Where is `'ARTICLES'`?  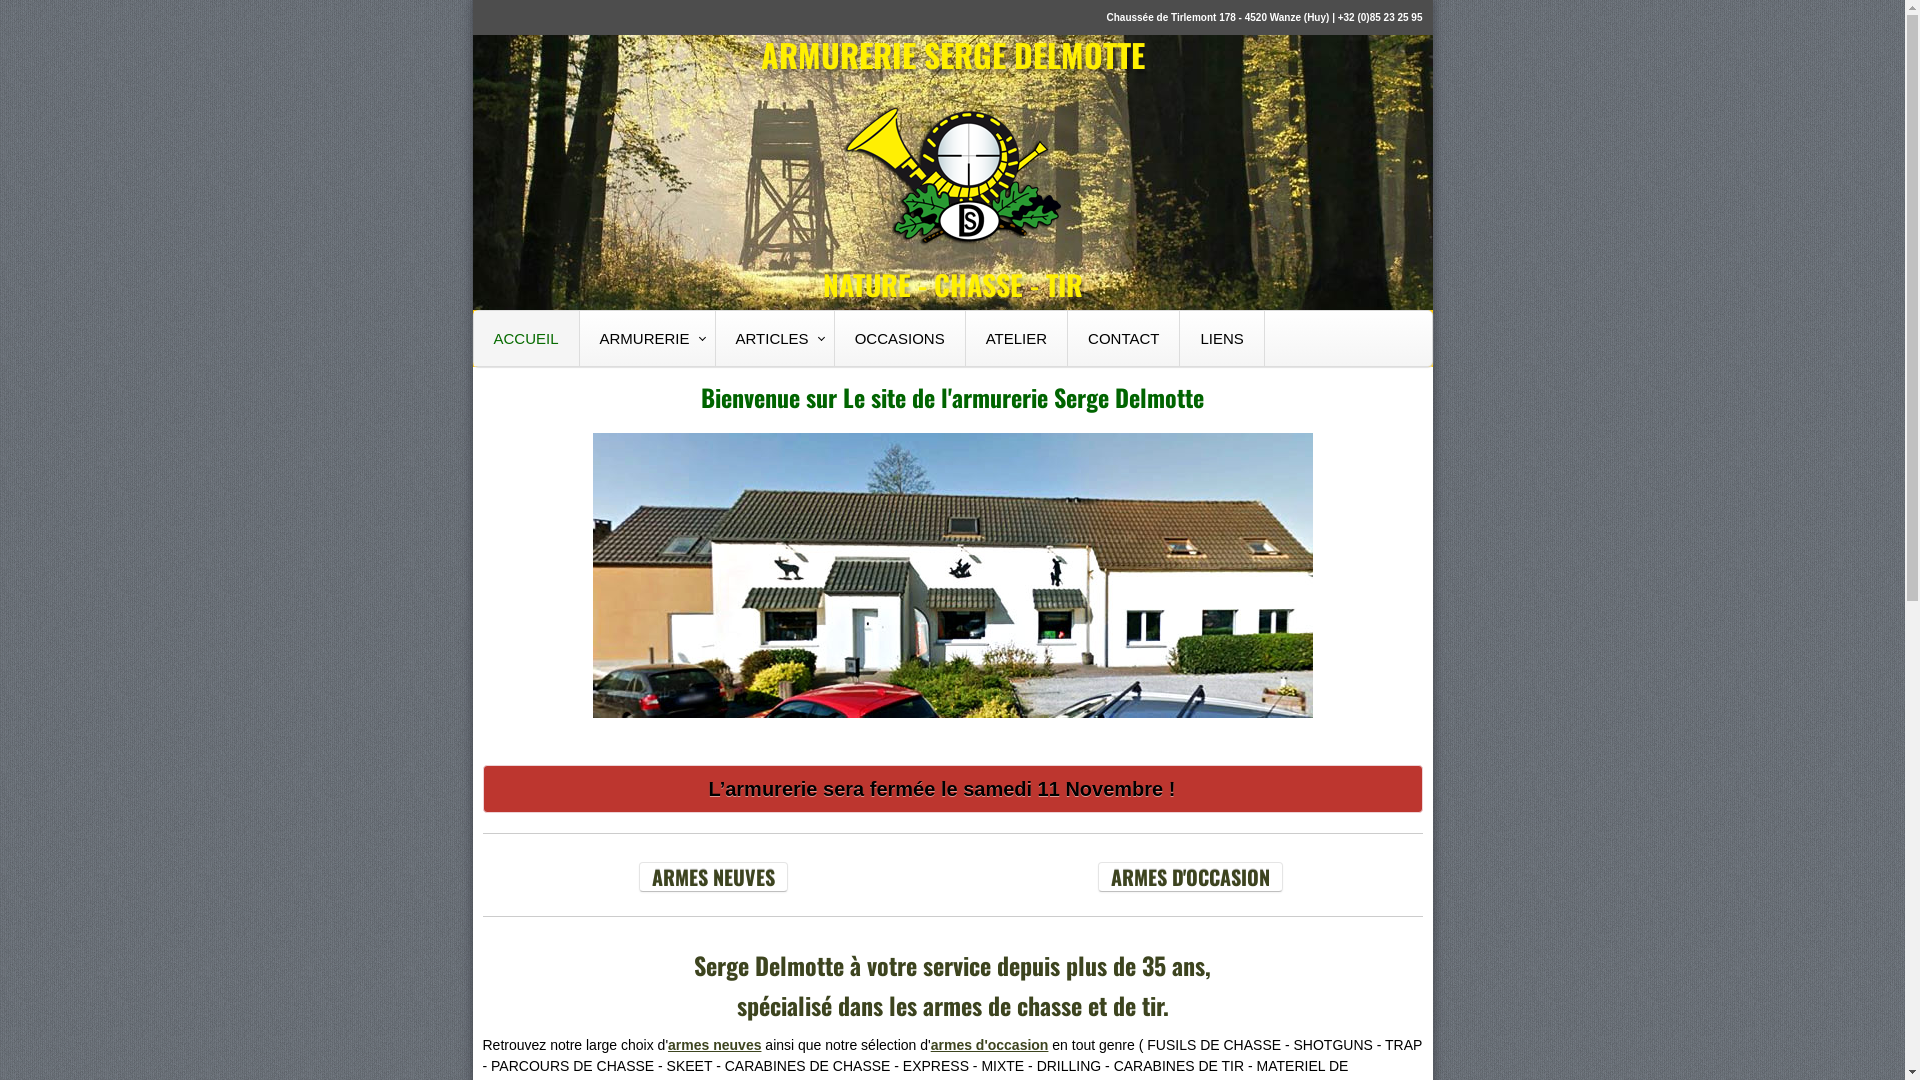 'ARTICLES' is located at coordinates (774, 337).